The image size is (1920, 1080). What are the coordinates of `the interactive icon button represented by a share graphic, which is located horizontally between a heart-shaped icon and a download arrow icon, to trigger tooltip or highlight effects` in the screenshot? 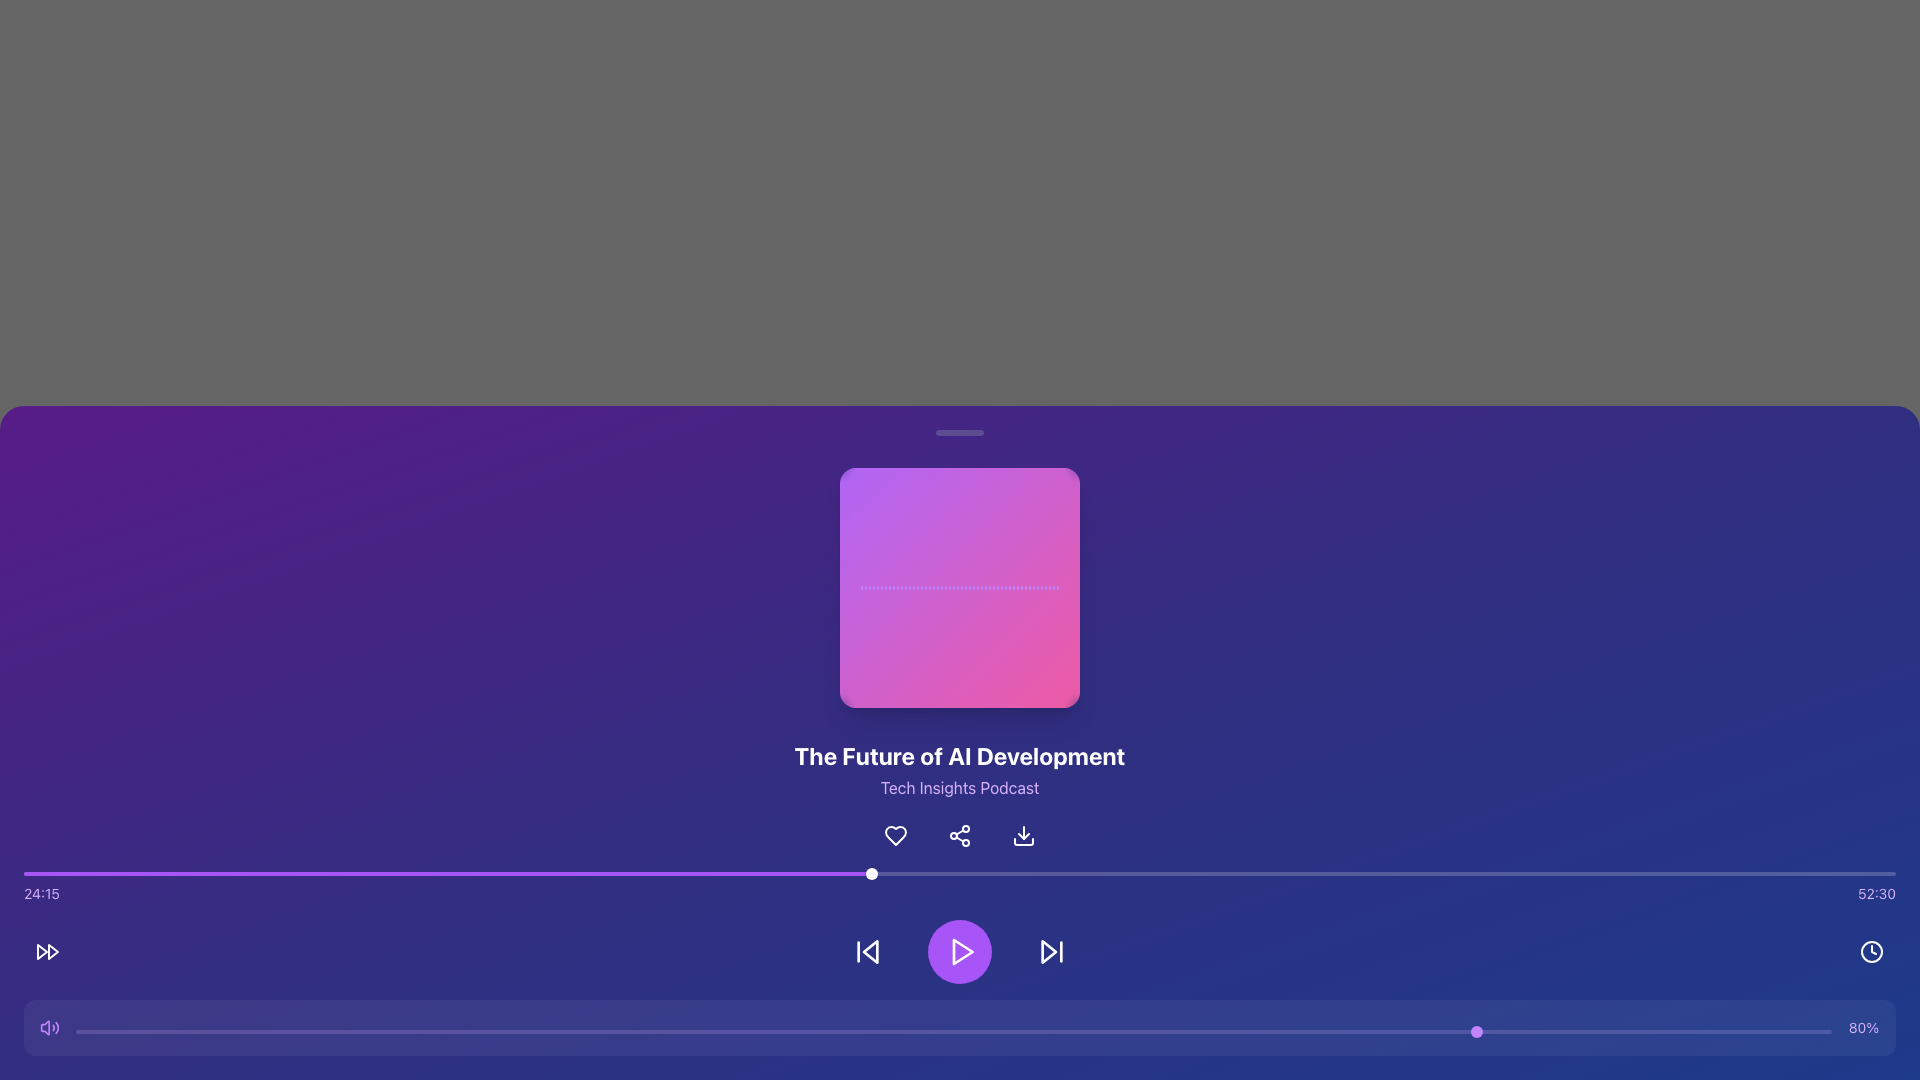 It's located at (960, 836).